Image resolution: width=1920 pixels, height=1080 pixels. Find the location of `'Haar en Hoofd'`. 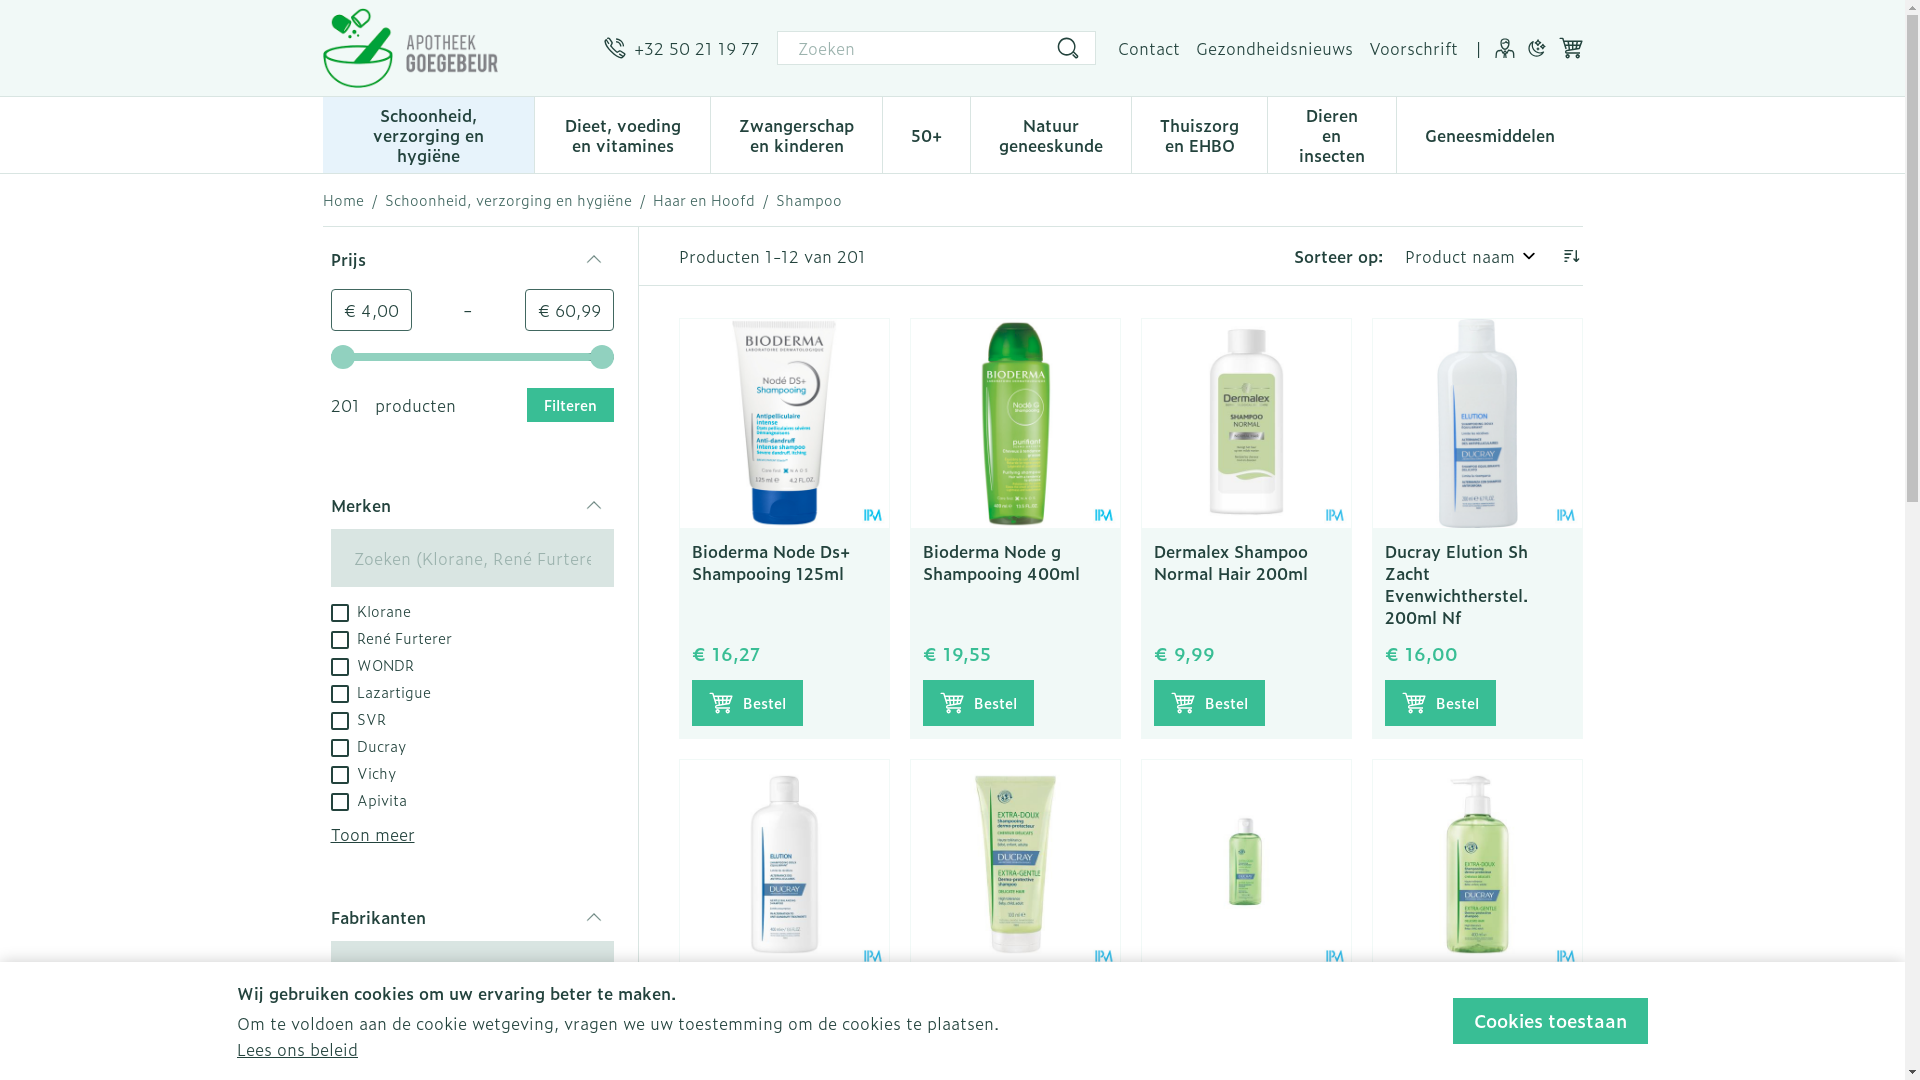

'Haar en Hoofd' is located at coordinates (702, 200).